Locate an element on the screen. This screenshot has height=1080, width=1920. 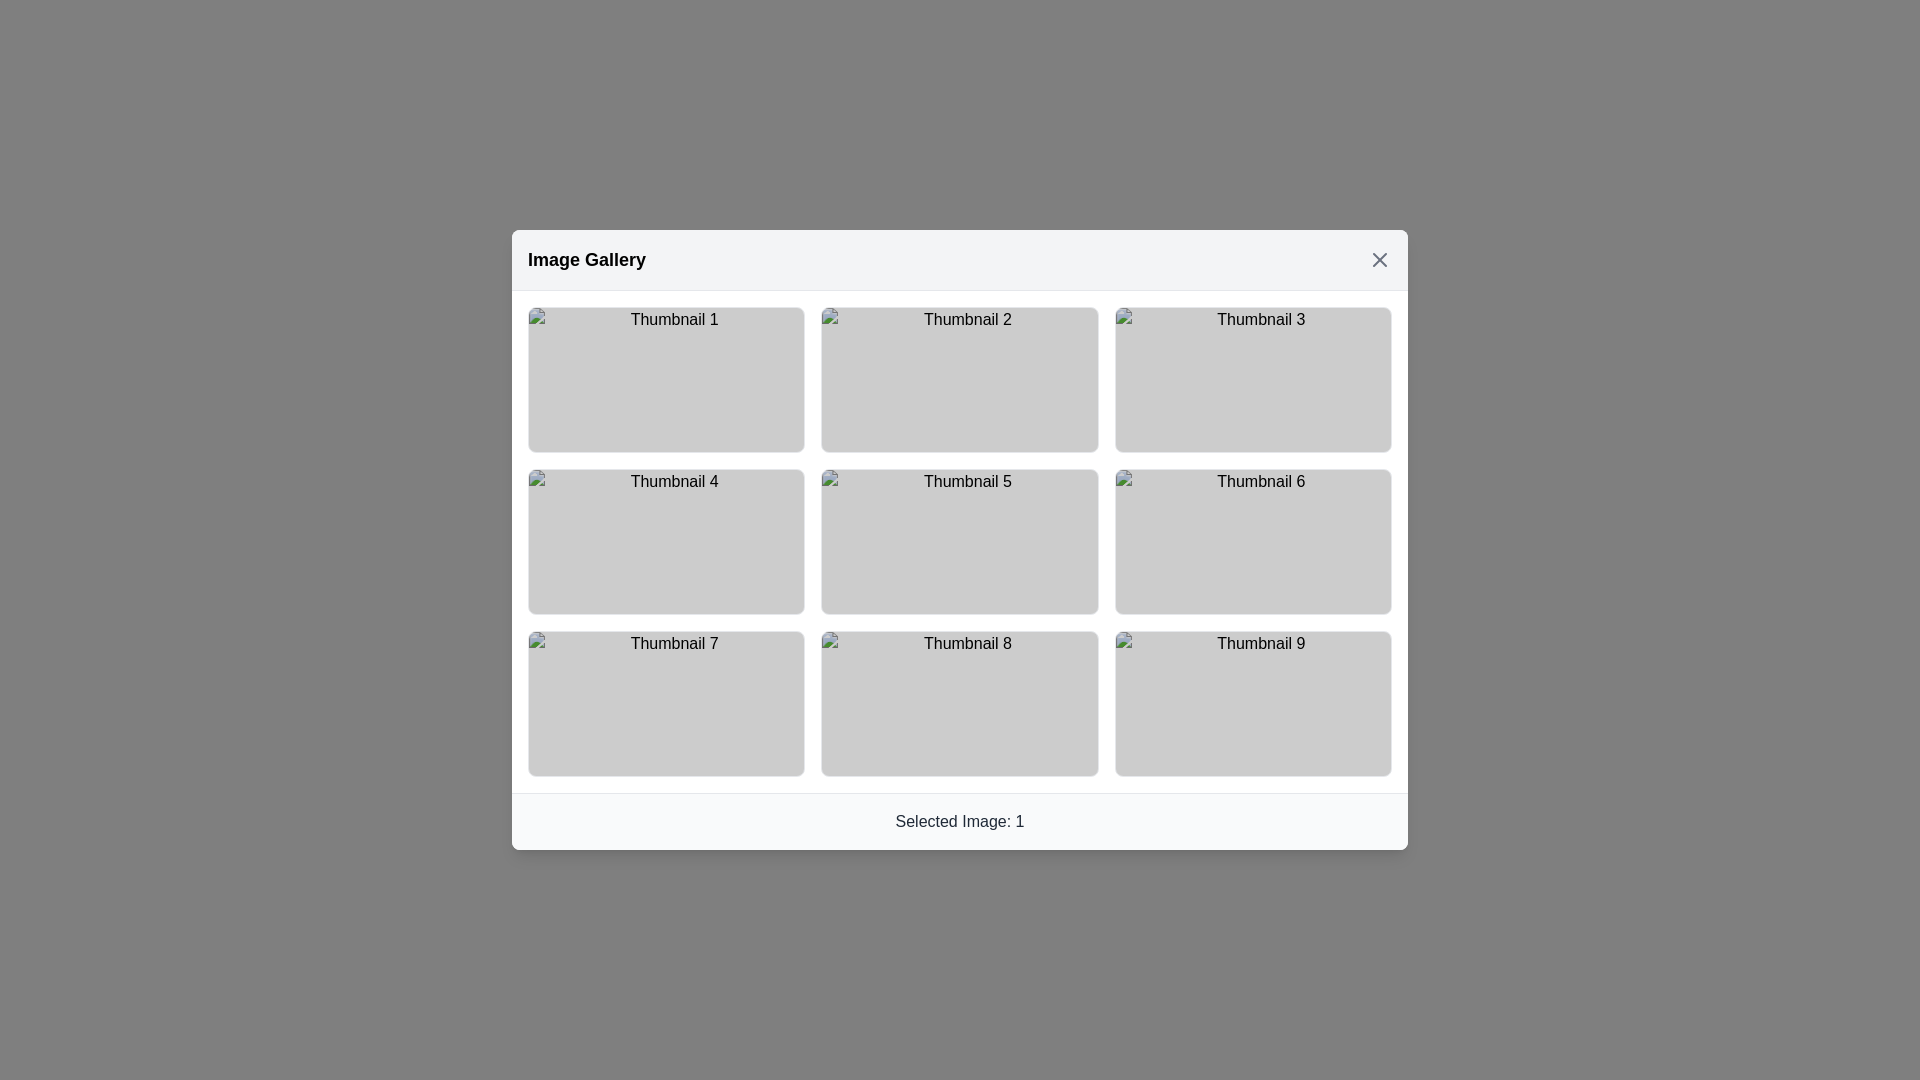
the interactive thumbnail located in the first row, third column of a 3x3 grid layout is located at coordinates (1252, 380).